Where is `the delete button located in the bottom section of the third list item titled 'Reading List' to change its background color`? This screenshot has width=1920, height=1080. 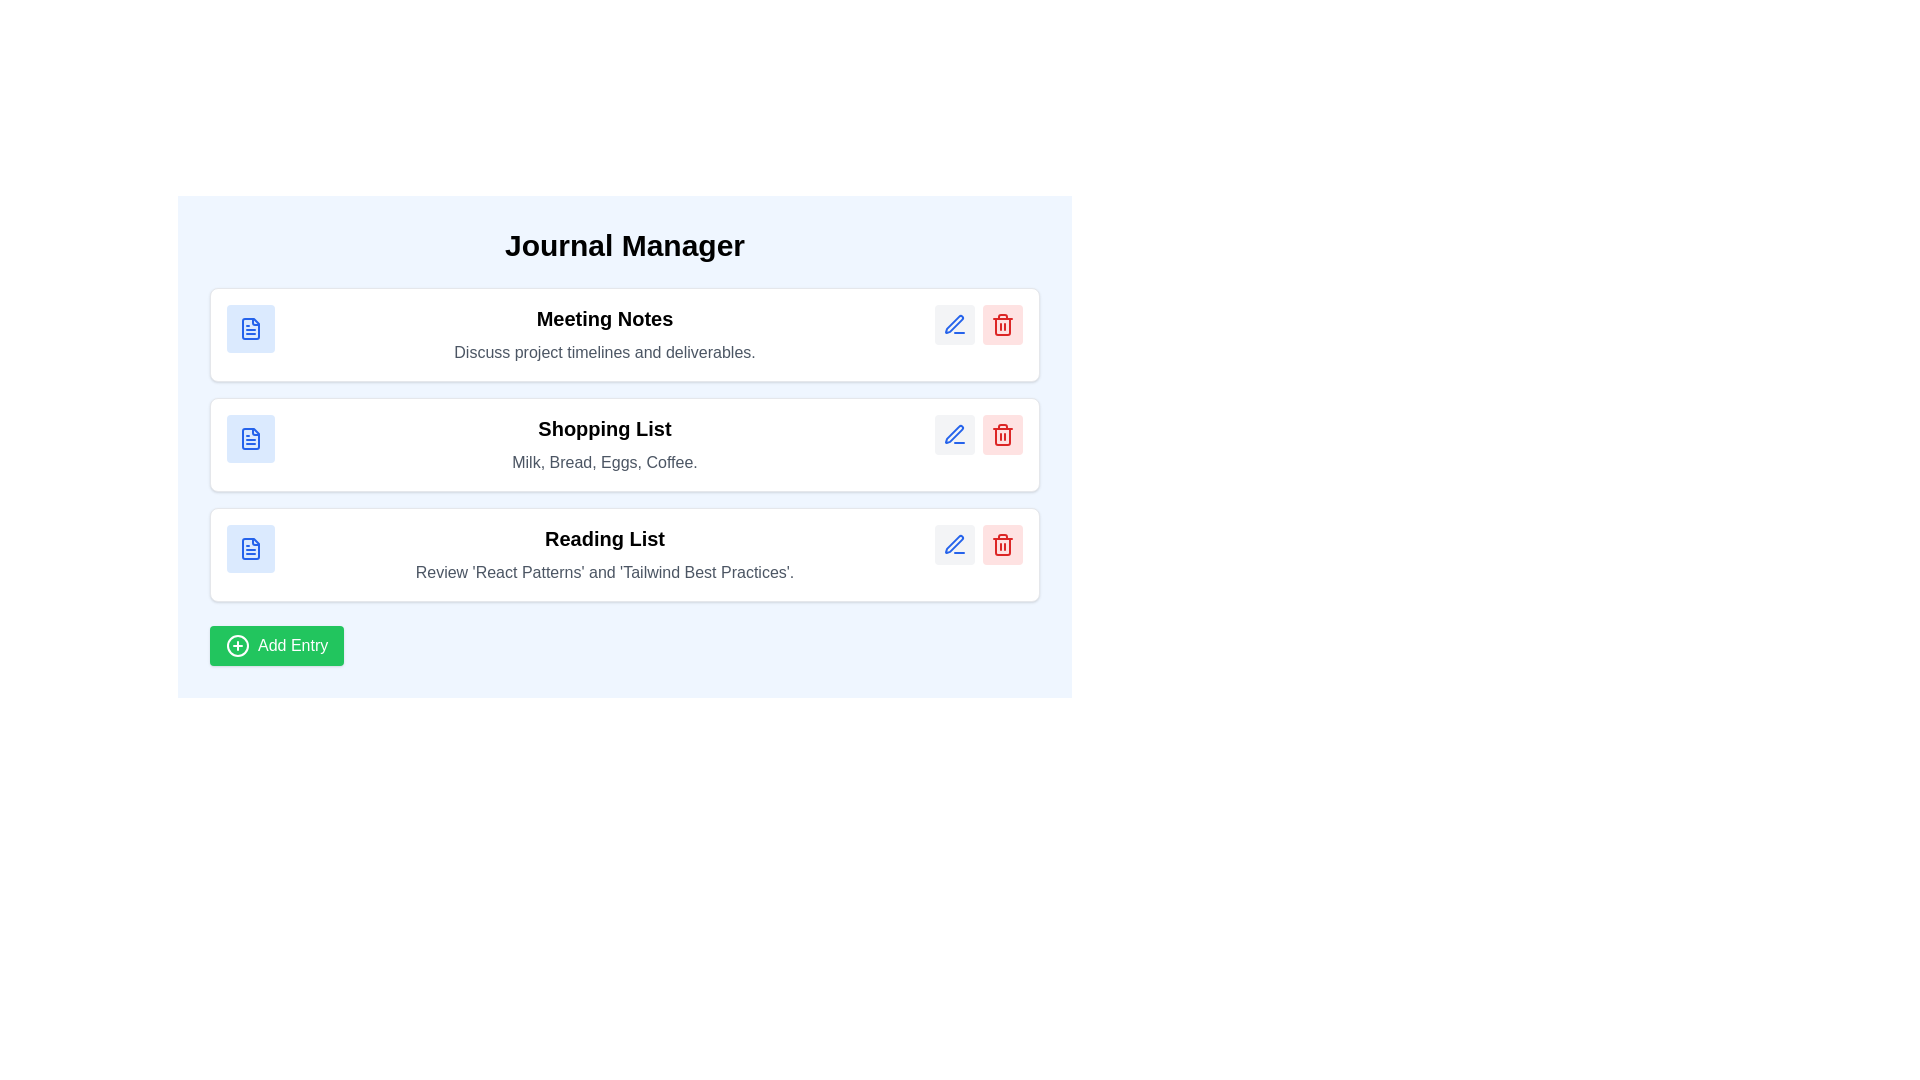
the delete button located in the bottom section of the third list item titled 'Reading List' to change its background color is located at coordinates (1003, 544).